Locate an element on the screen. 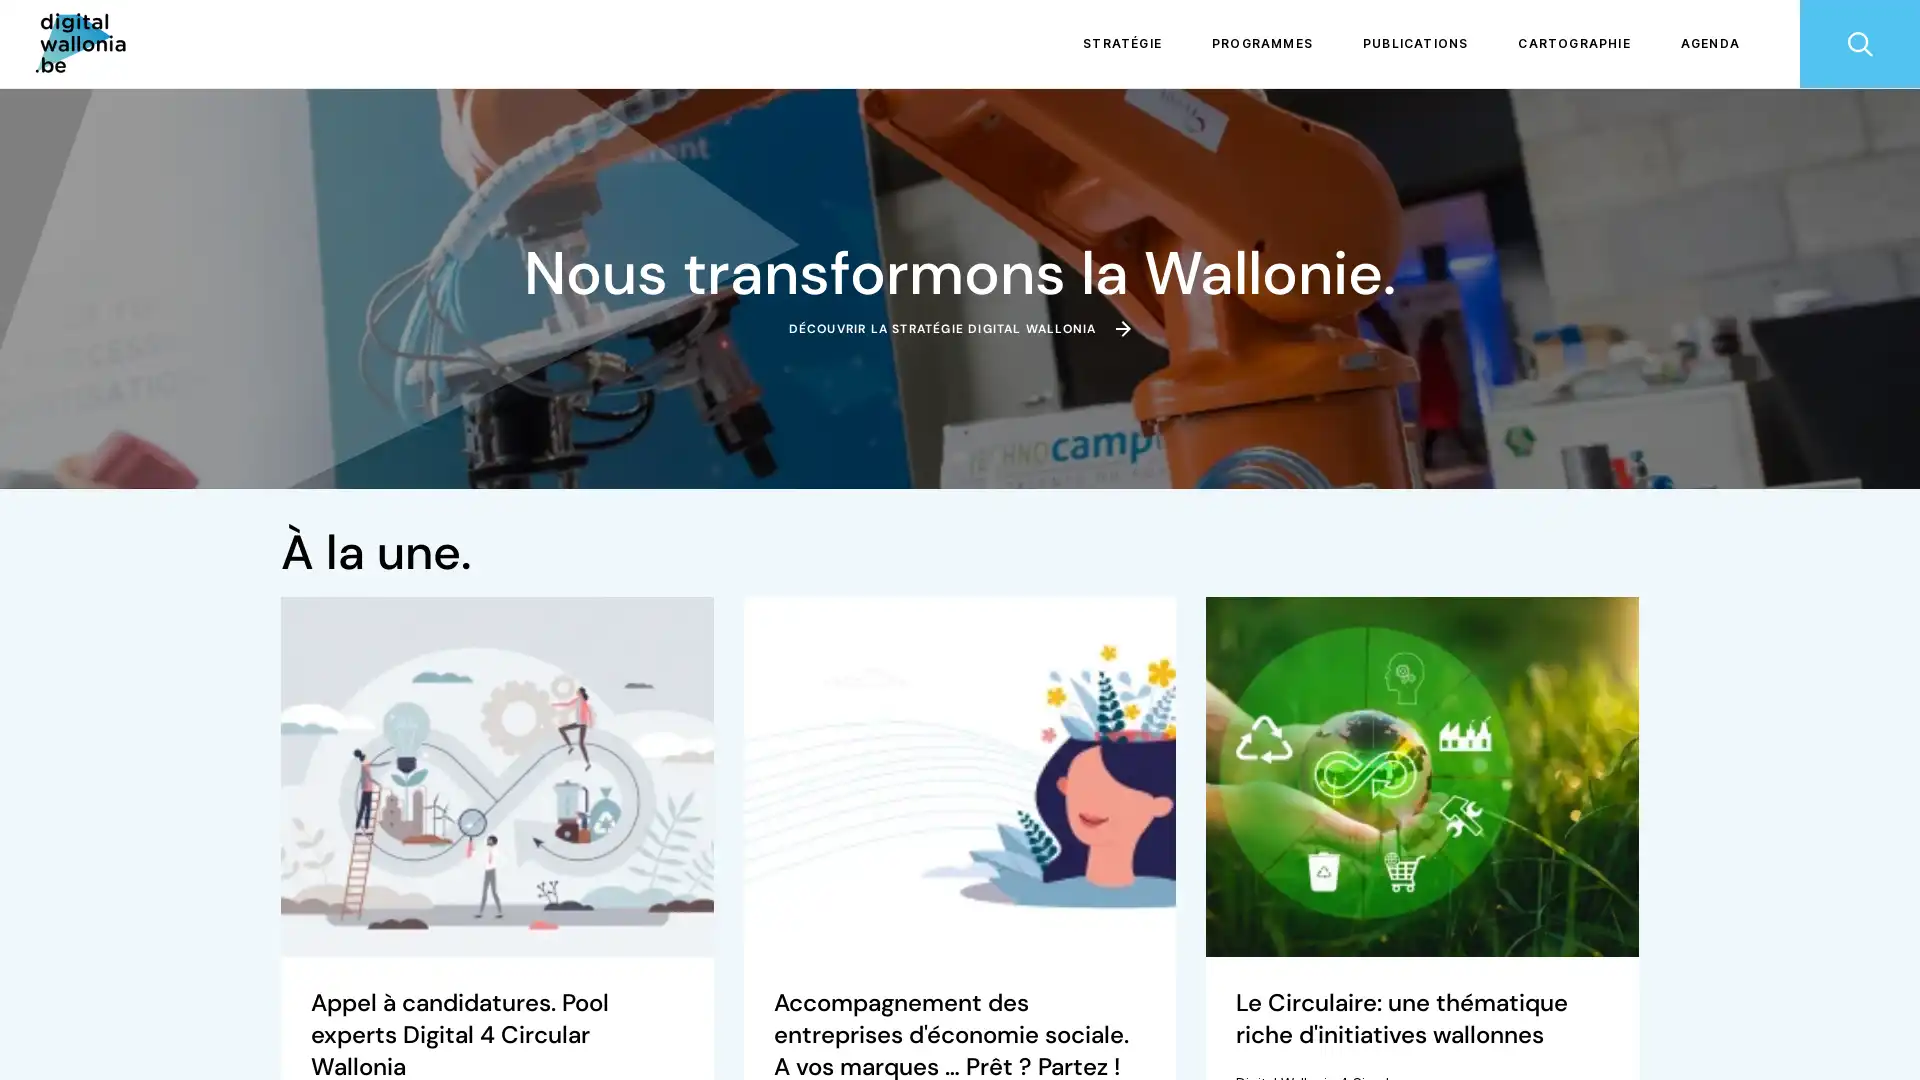  Manage your preferences about cookies is located at coordinates (42, 1044).